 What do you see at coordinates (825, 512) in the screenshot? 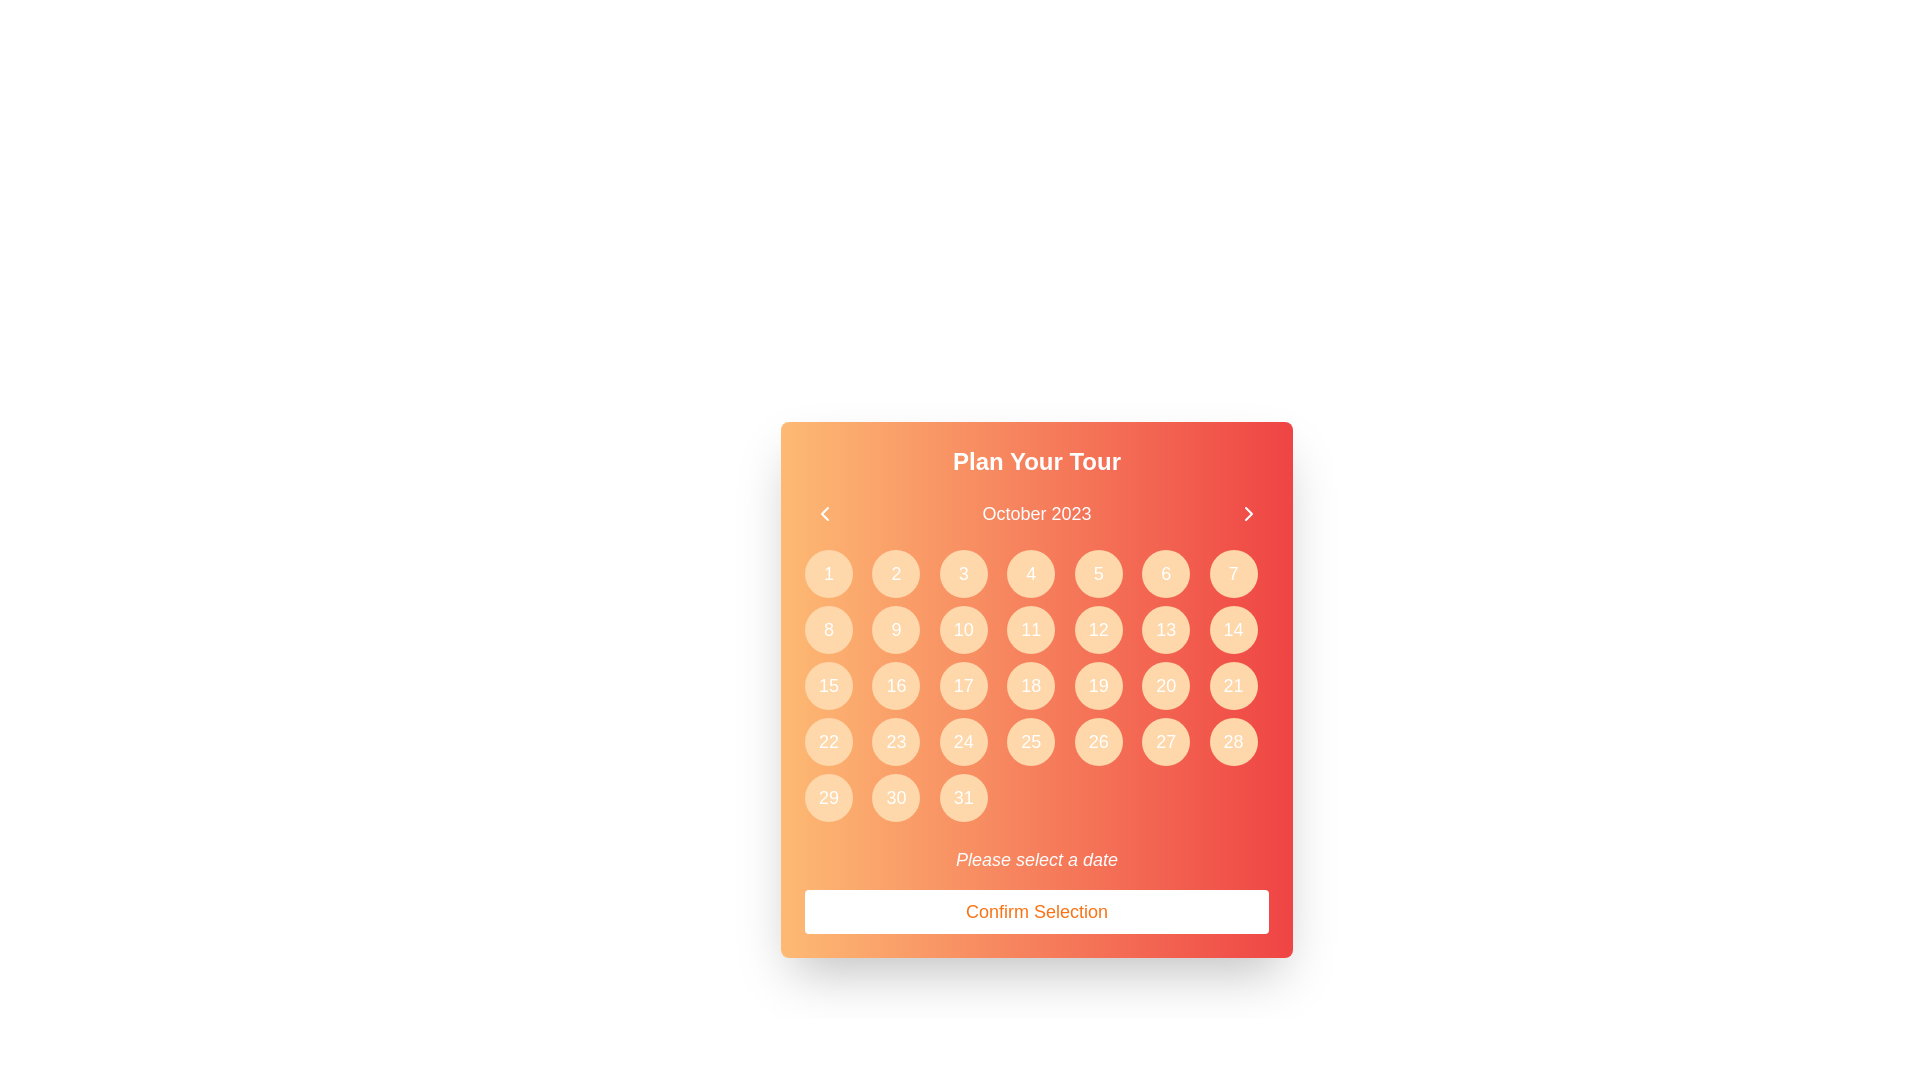
I see `the left-facing chevron button located in the top-left corner of the card interface, adjacent to the title 'Plan Your Tour'` at bounding box center [825, 512].